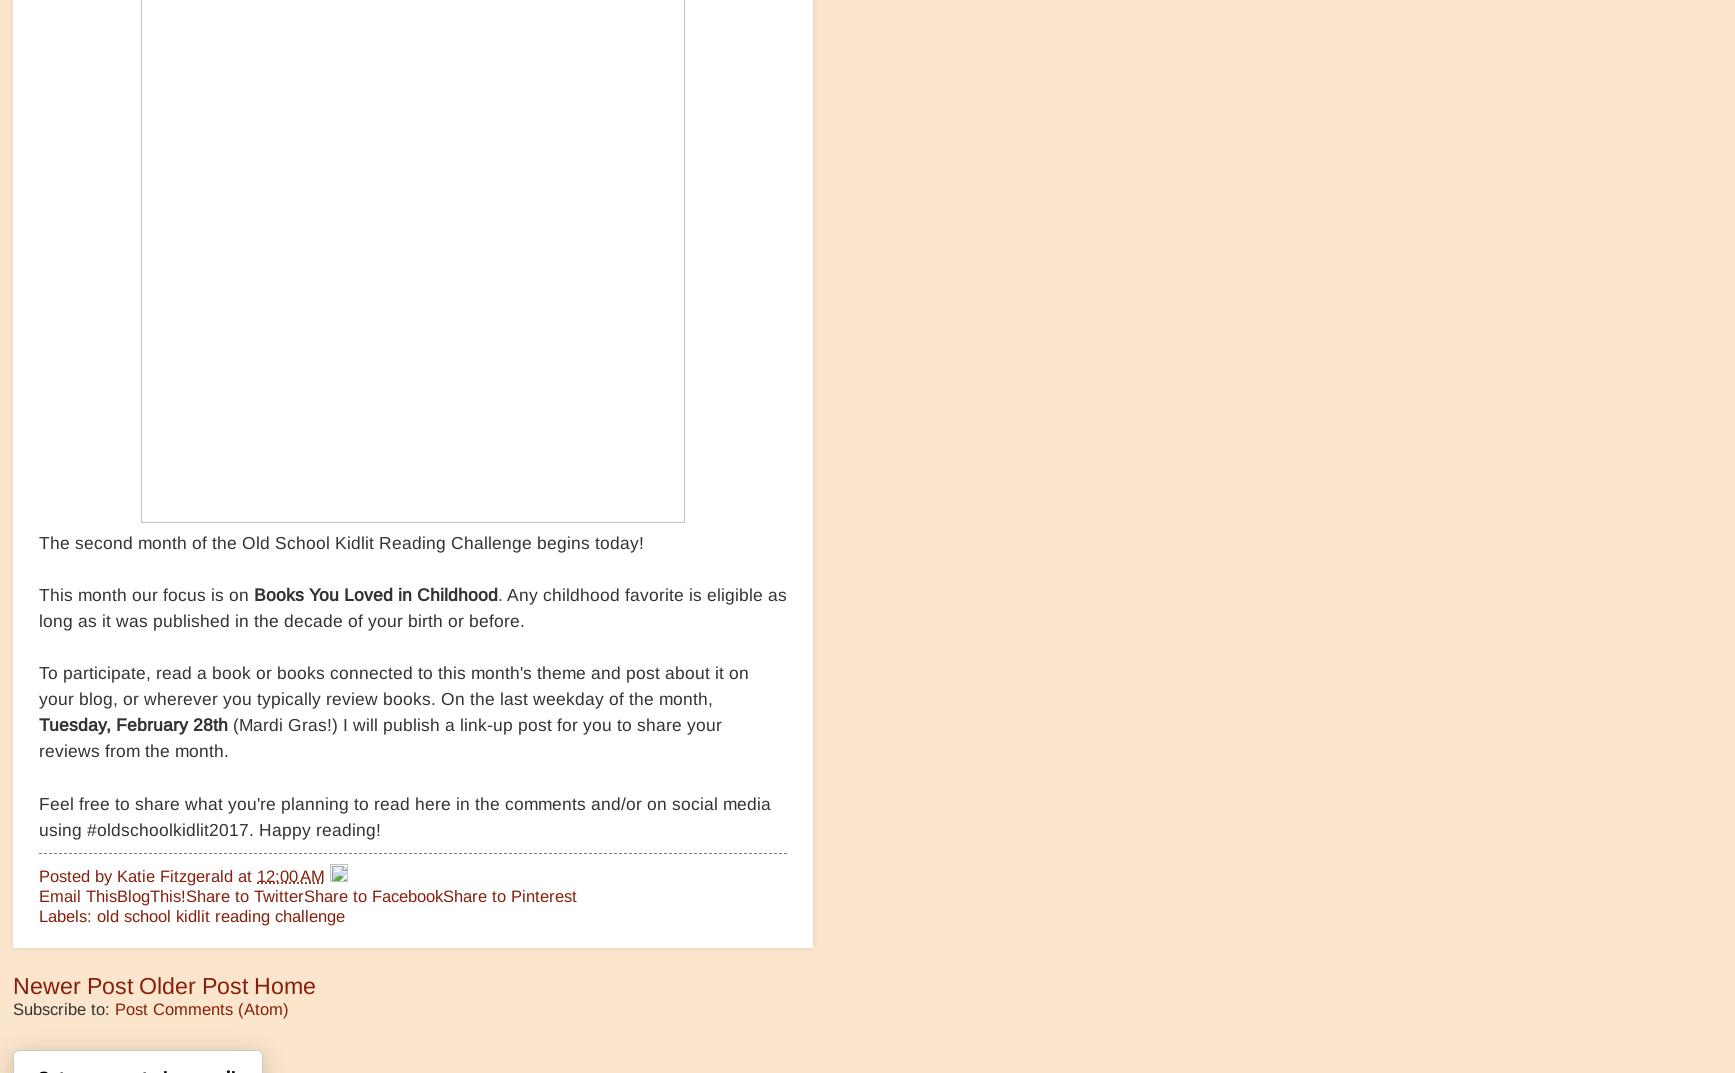  I want to click on 'Feel free to share what you're planning to read here in the comments and/or on social media using #oldschoolkidlit2017. Happy reading!', so click(404, 816).